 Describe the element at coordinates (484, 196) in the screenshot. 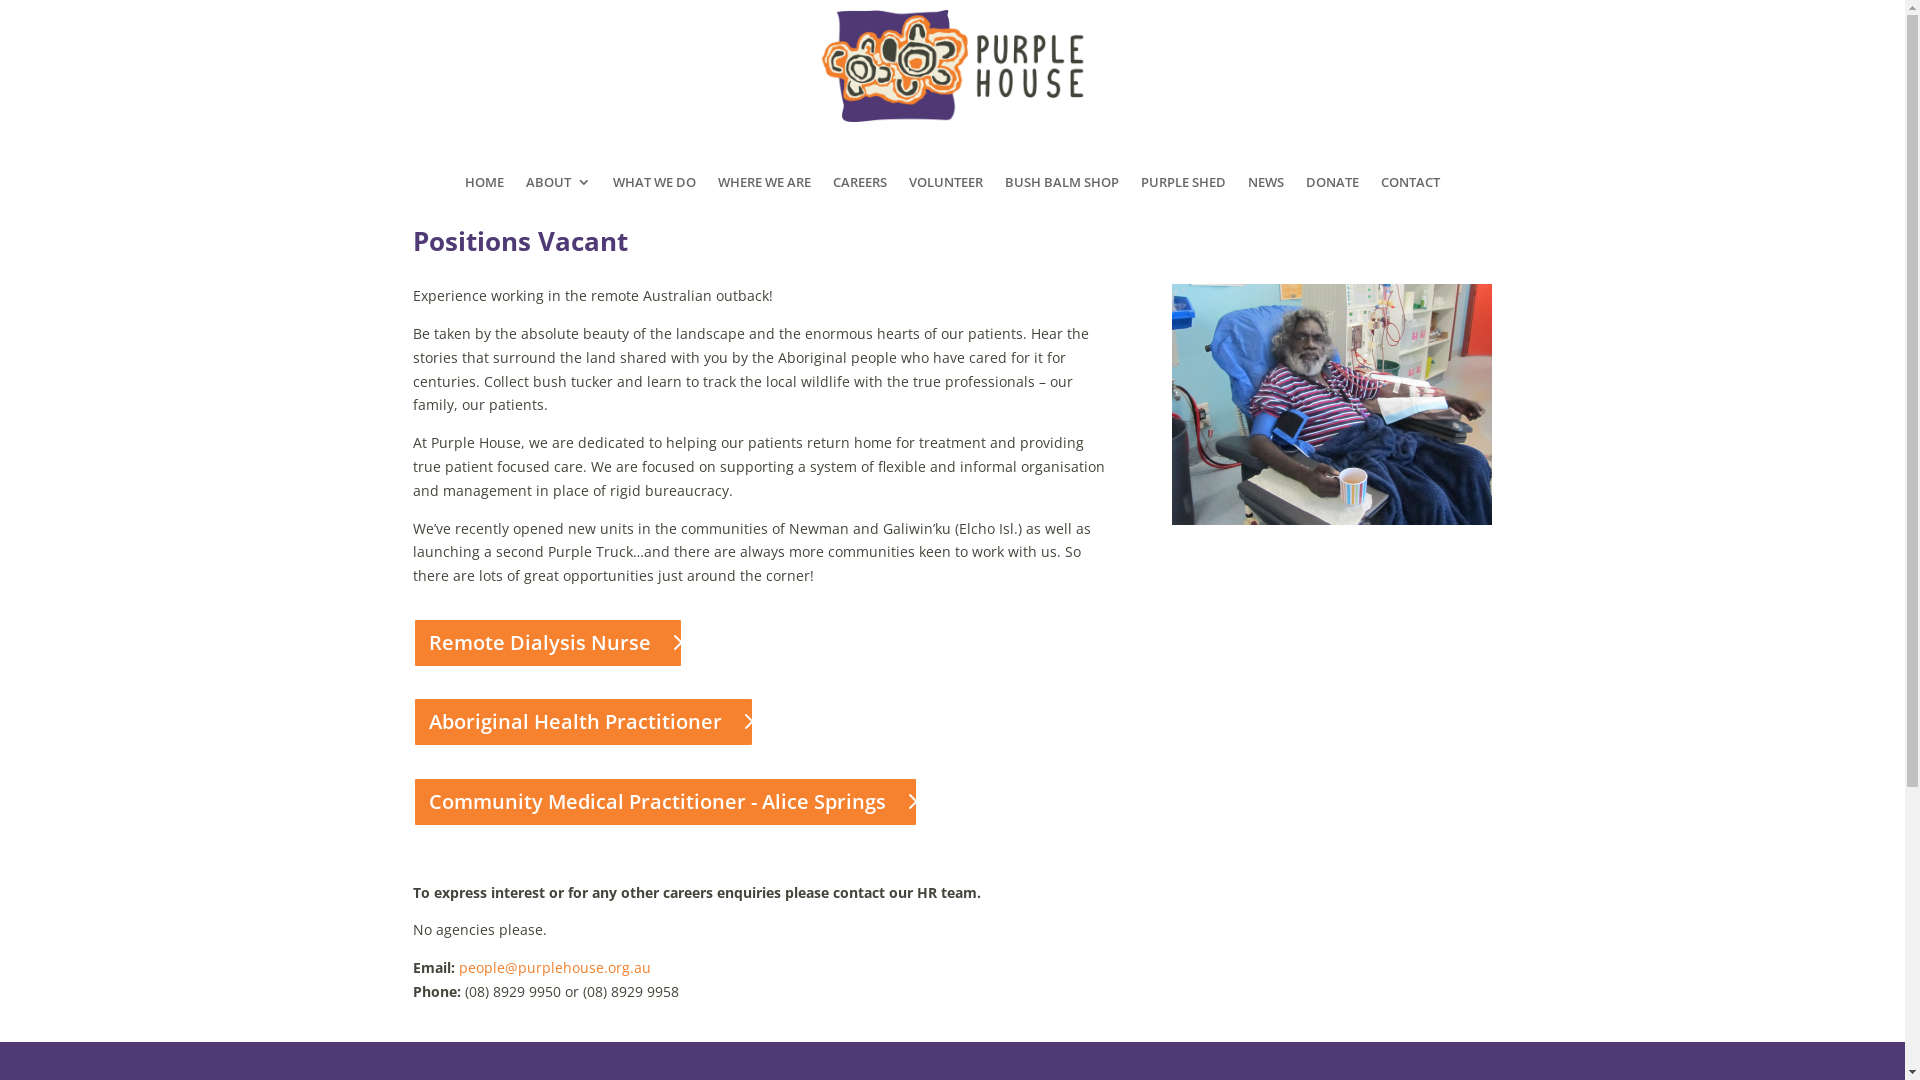

I see `'HOME'` at that location.